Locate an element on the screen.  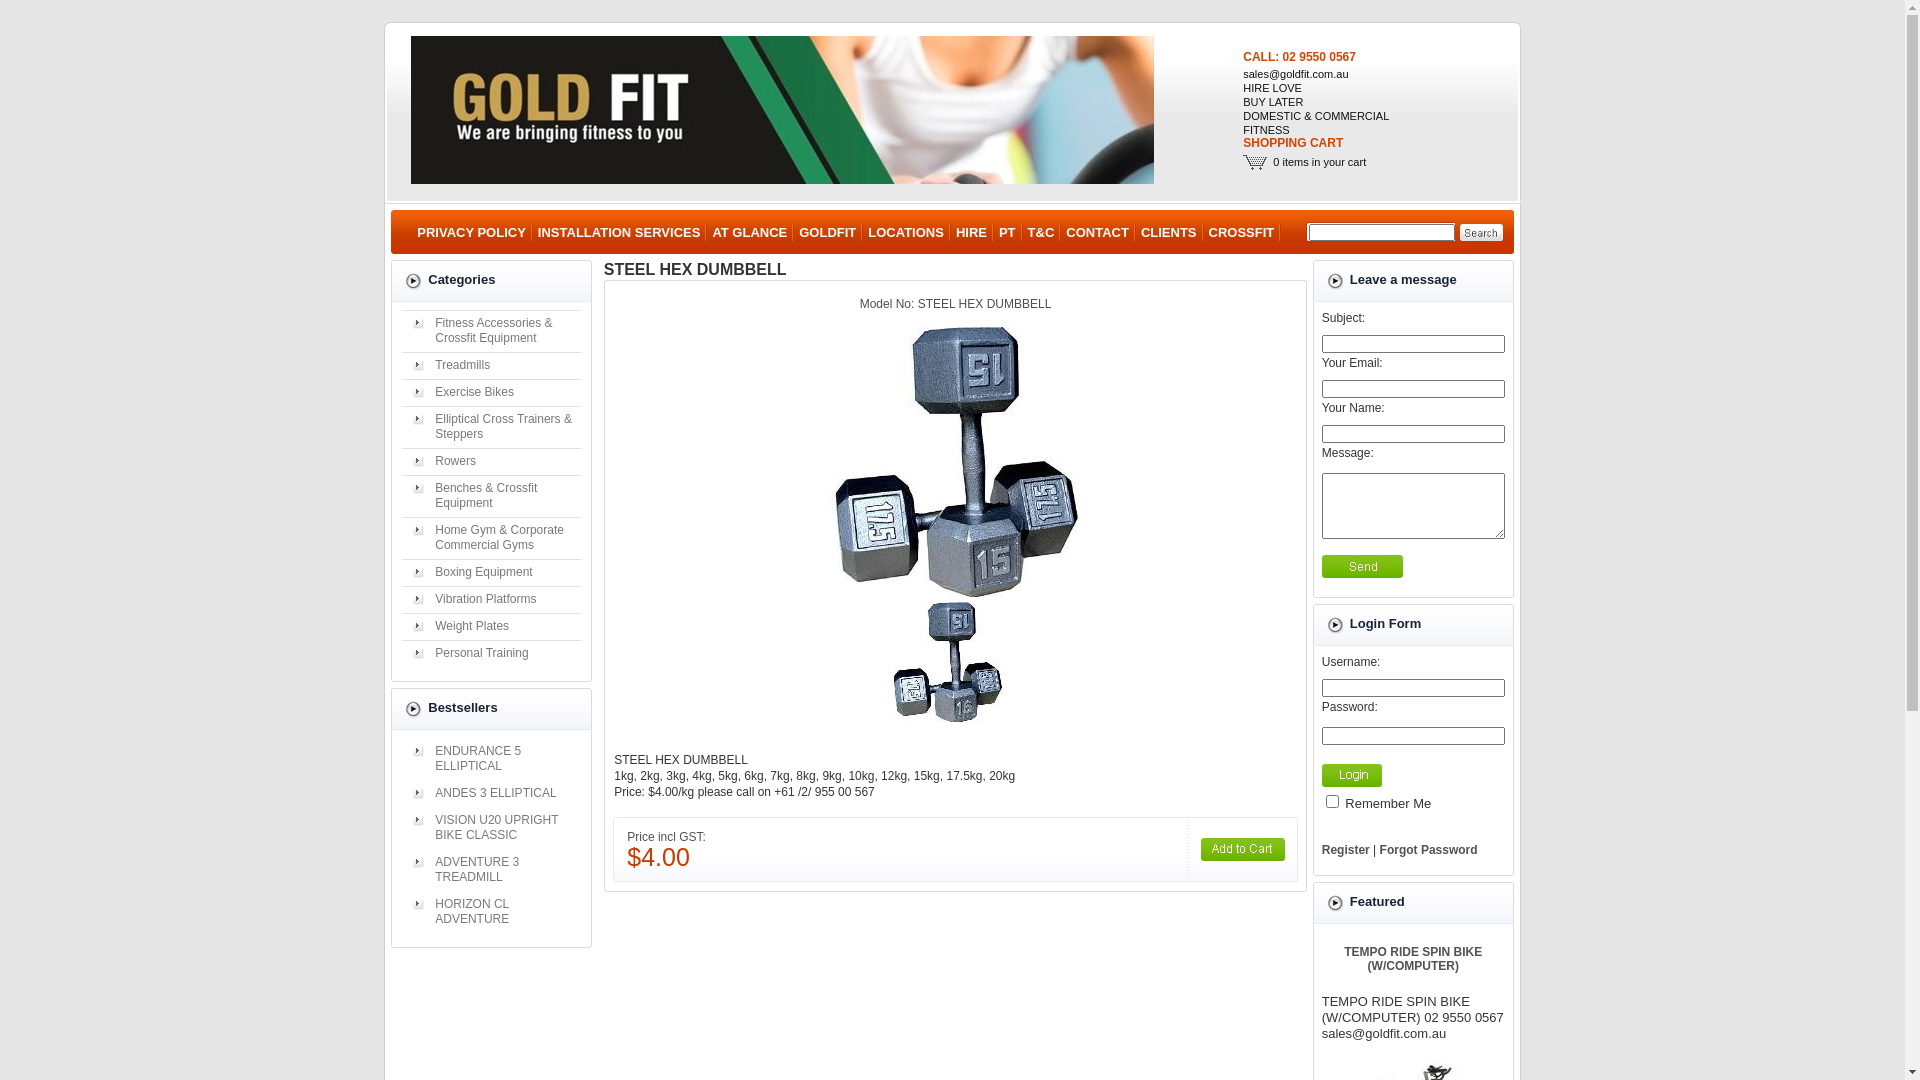
'Register' is located at coordinates (1345, 849).